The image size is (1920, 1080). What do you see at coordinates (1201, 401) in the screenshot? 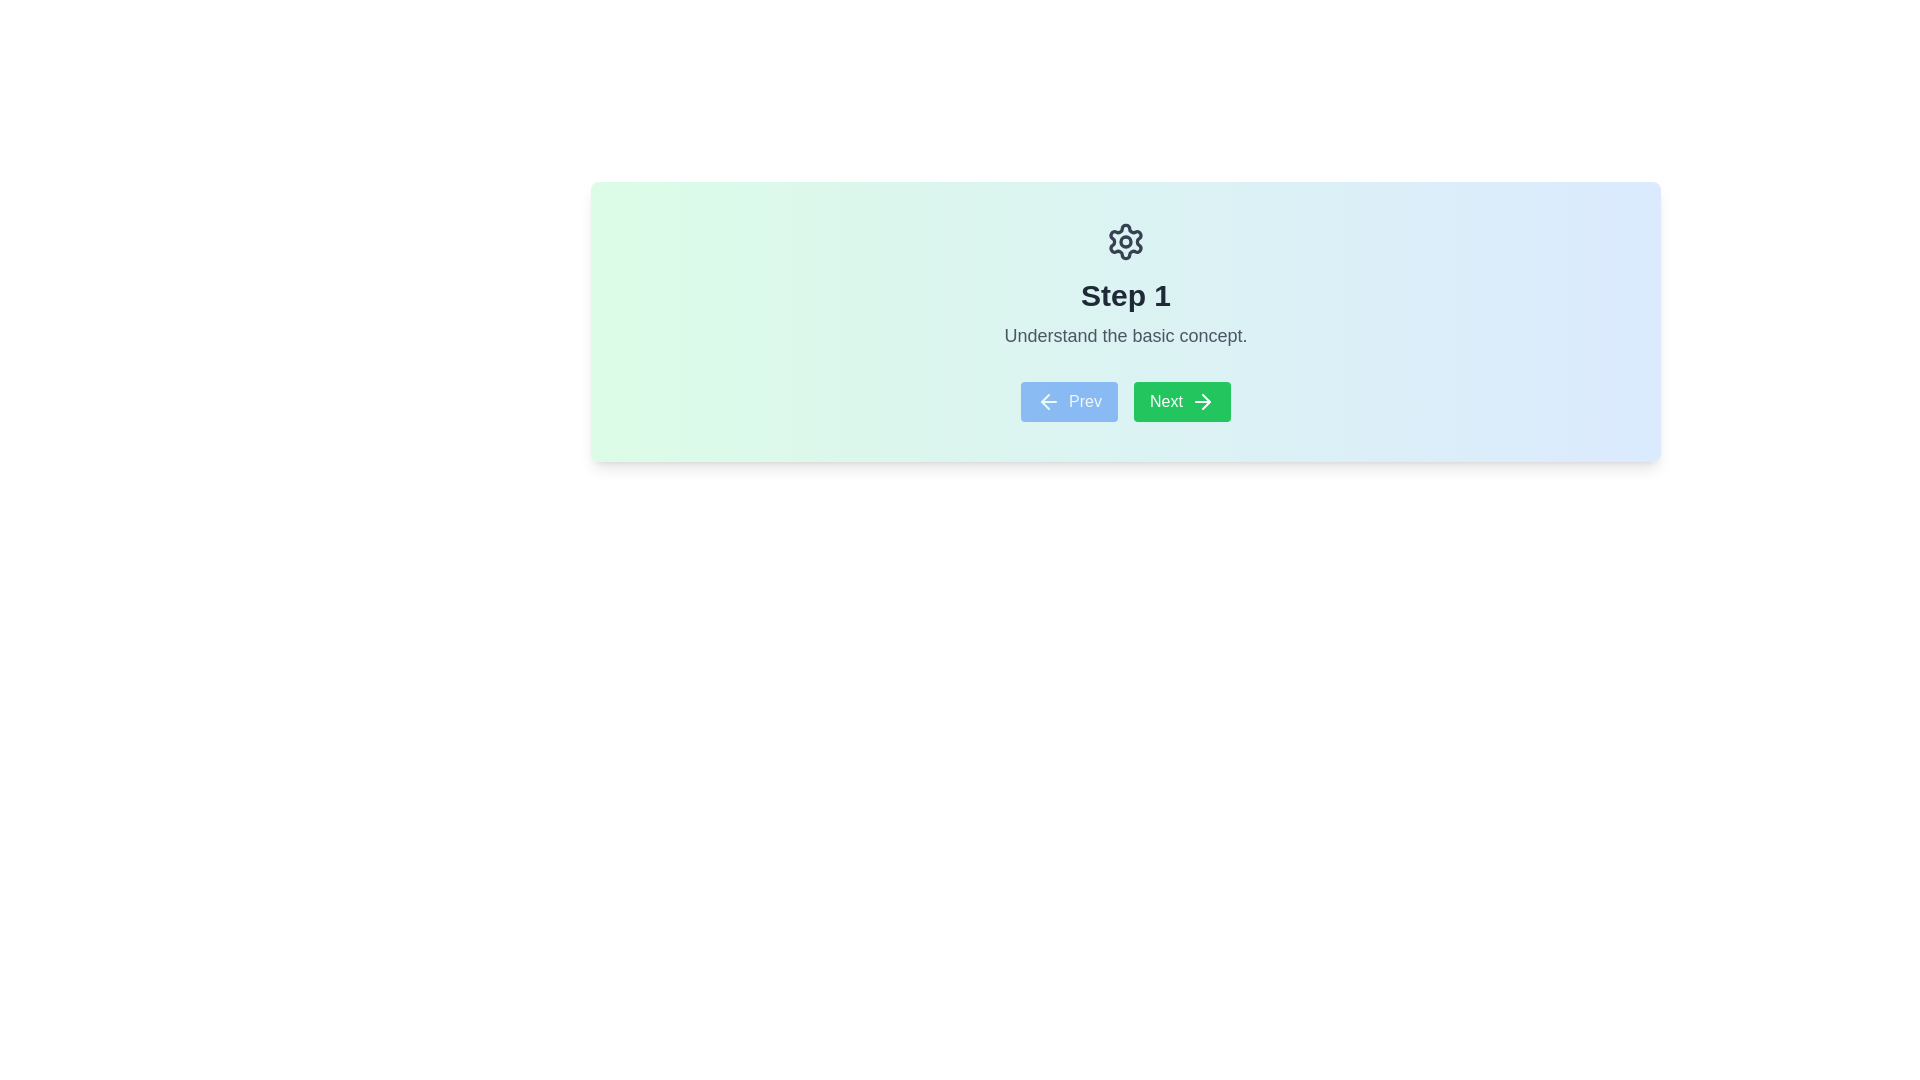
I see `the 'Next' button icon, which is an arrow positioned to the right of the text 'Next' in the navigation bar at the bottom of the step progress interface` at bounding box center [1201, 401].